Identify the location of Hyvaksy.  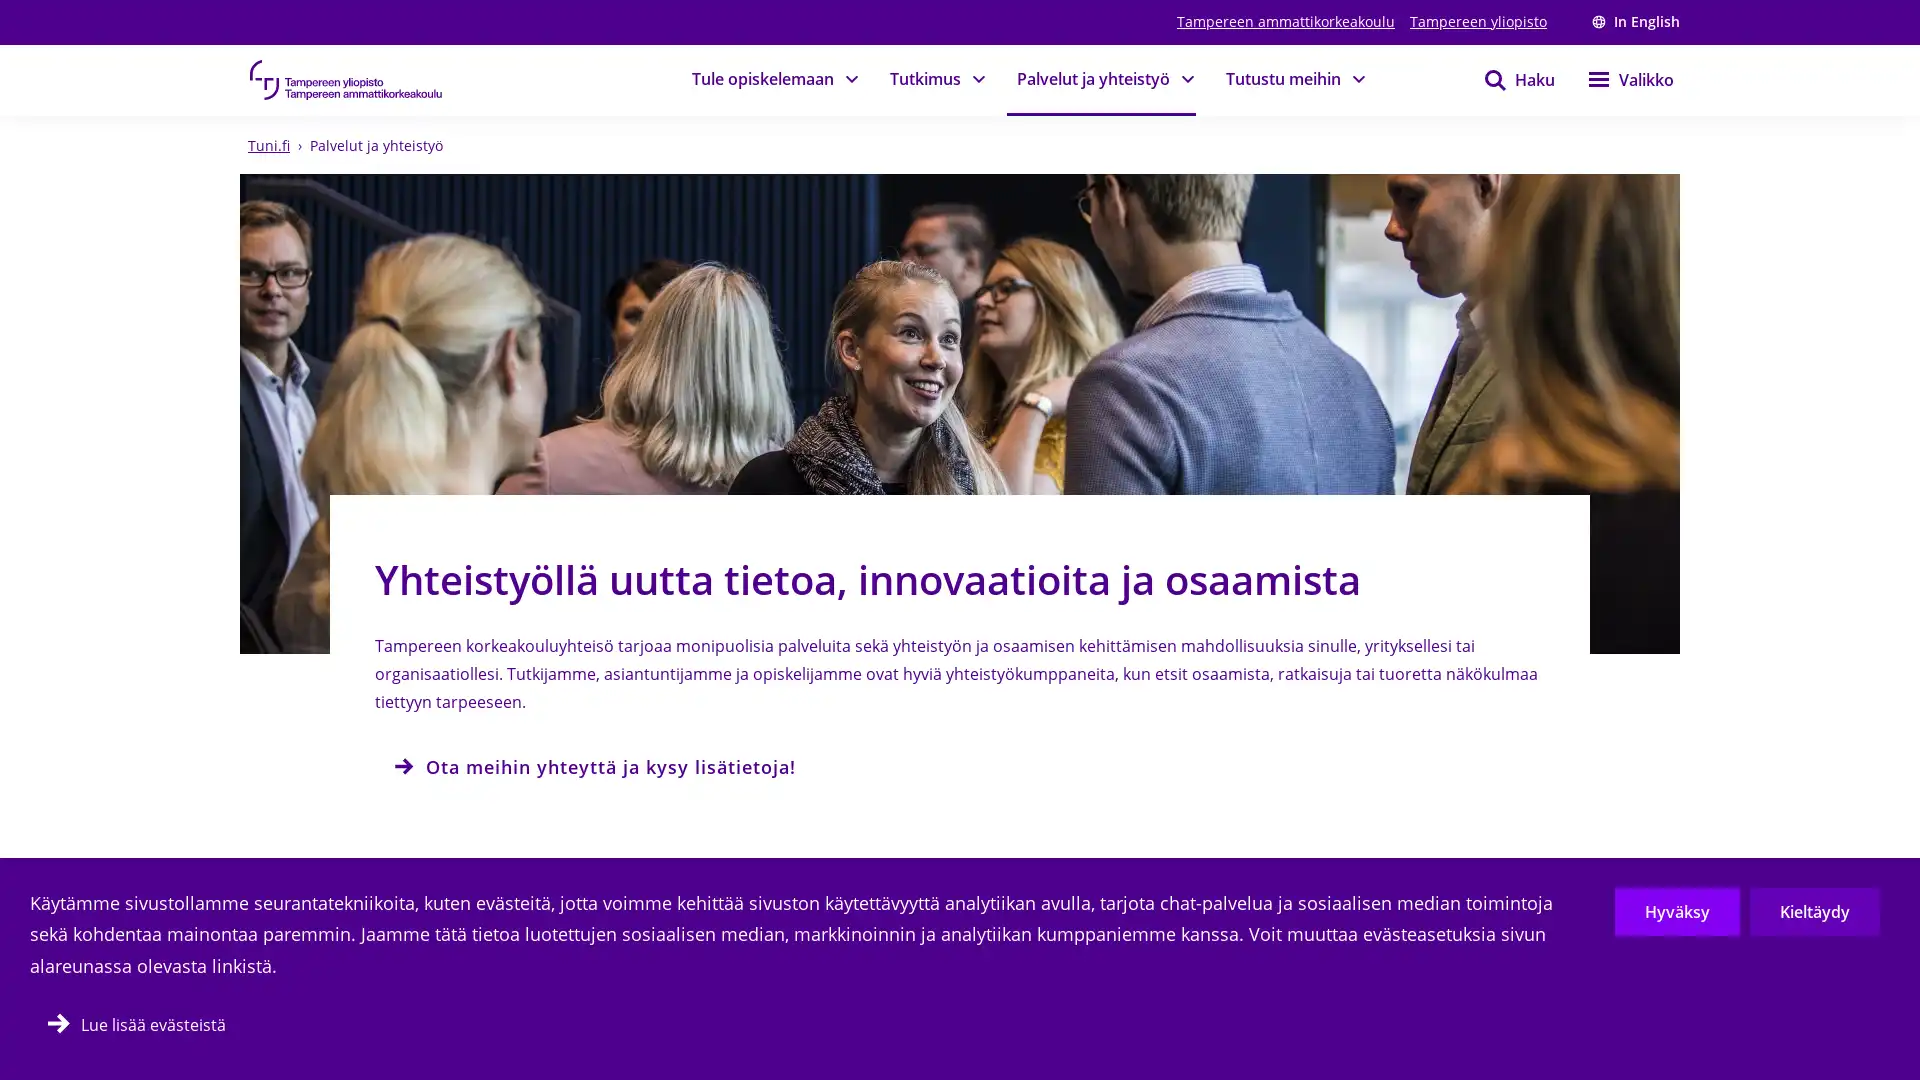
(1677, 910).